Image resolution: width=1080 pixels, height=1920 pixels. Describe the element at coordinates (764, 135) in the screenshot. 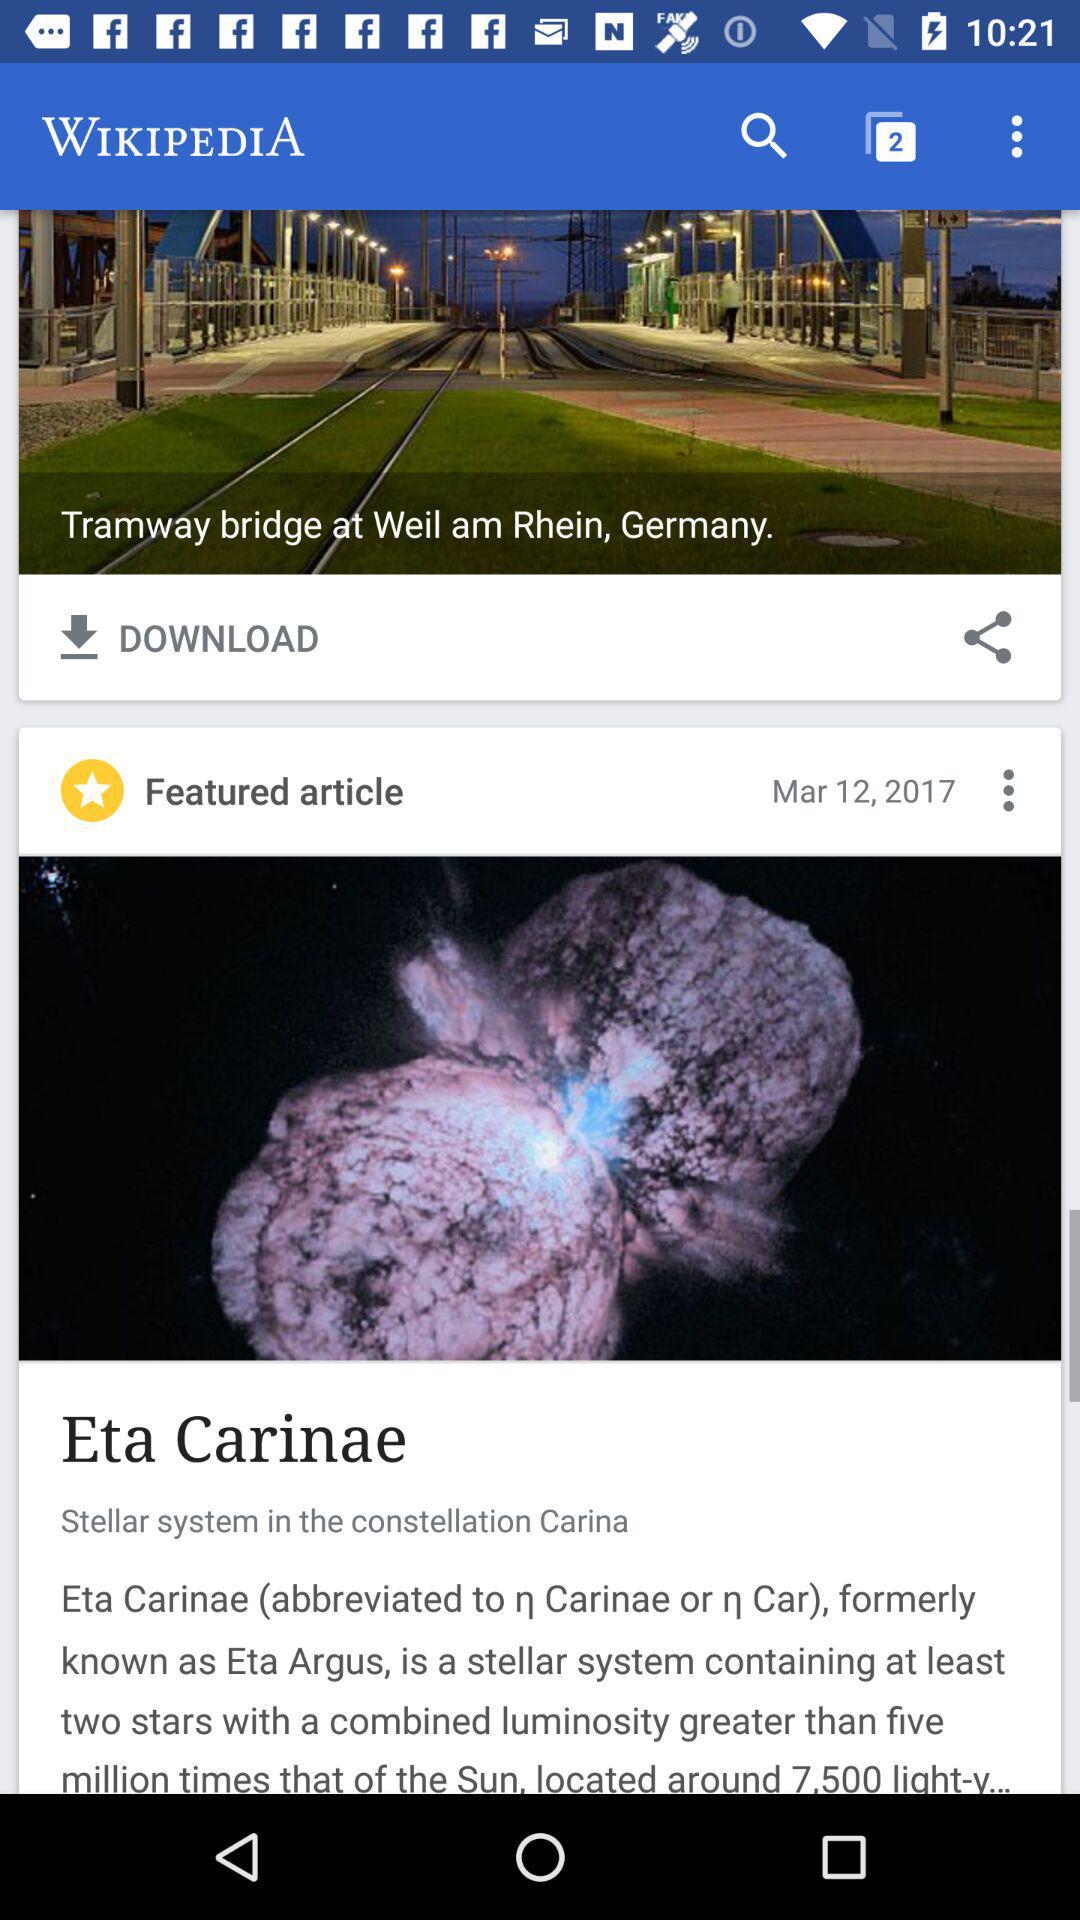

I see `the item above tramway bridge at icon` at that location.